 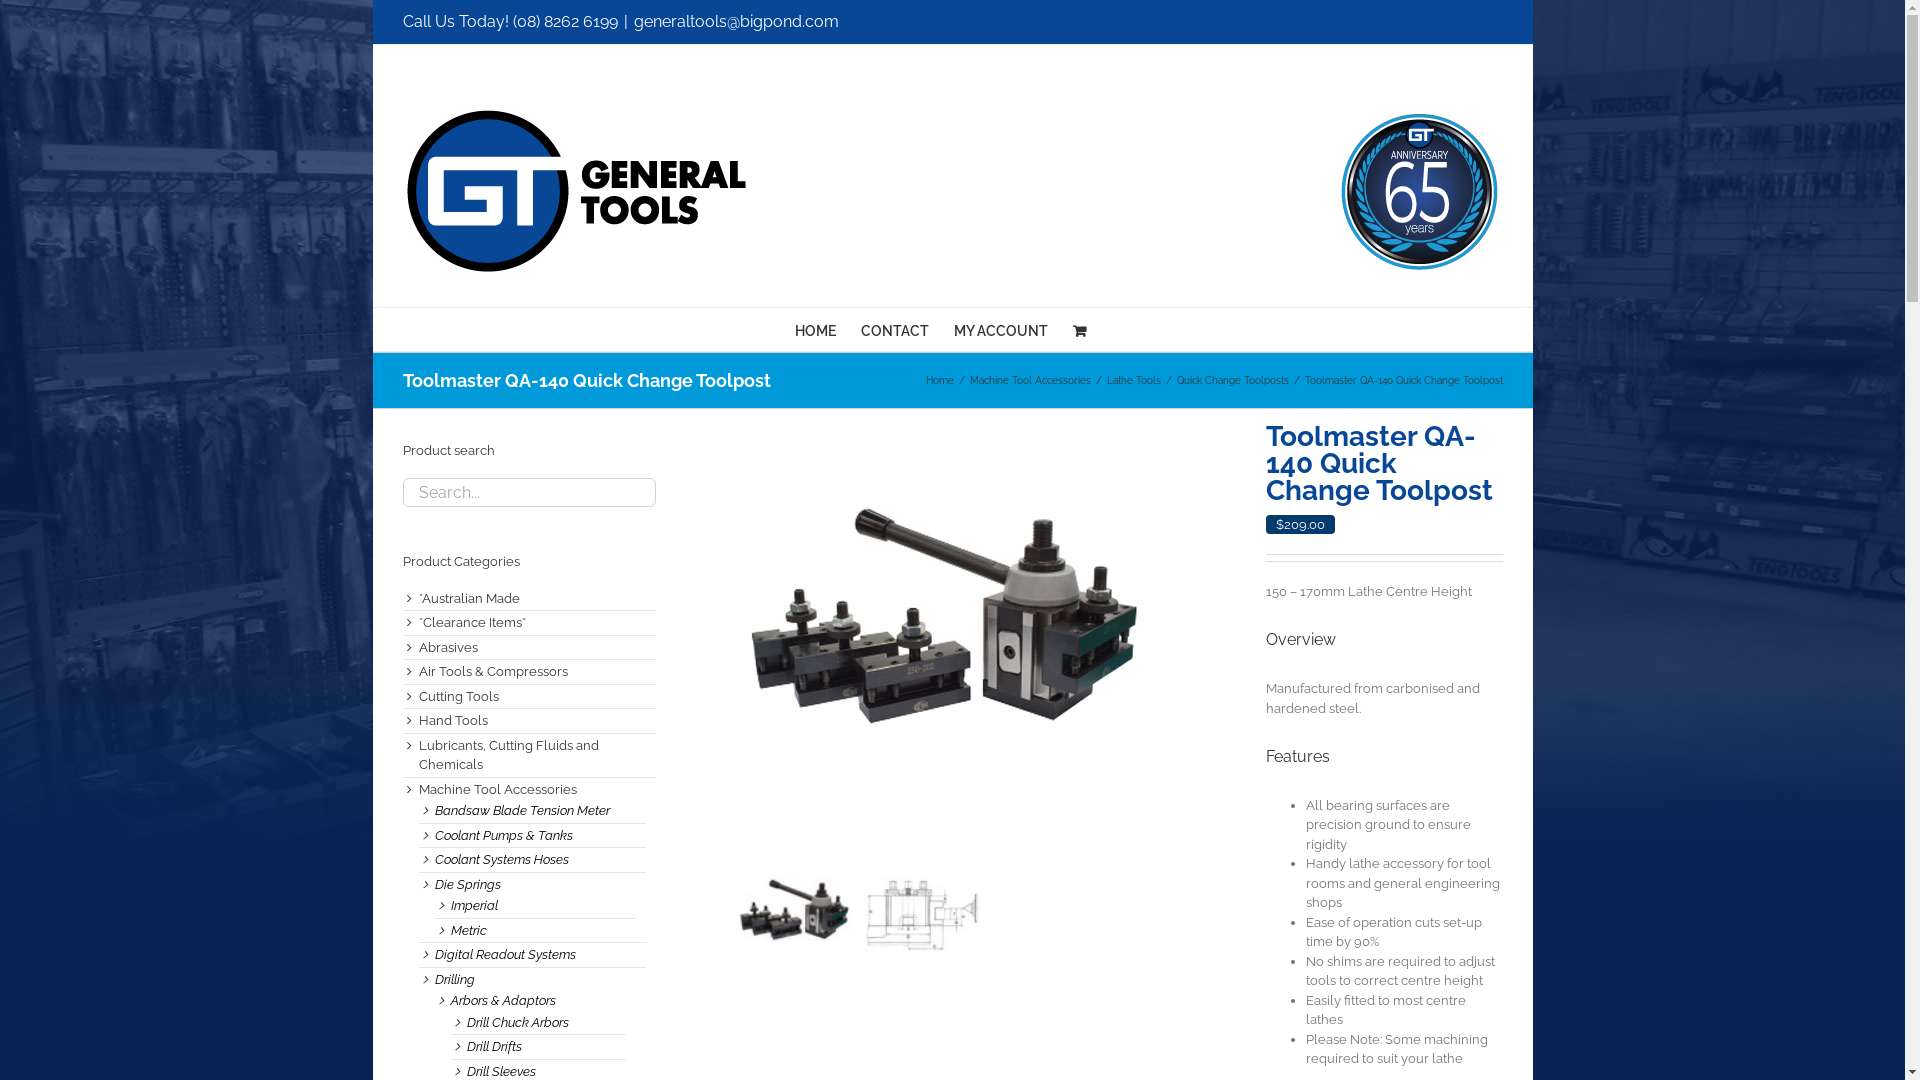 I want to click on 'Lubricants, Cutting Fluids and Chemicals', so click(x=416, y=755).